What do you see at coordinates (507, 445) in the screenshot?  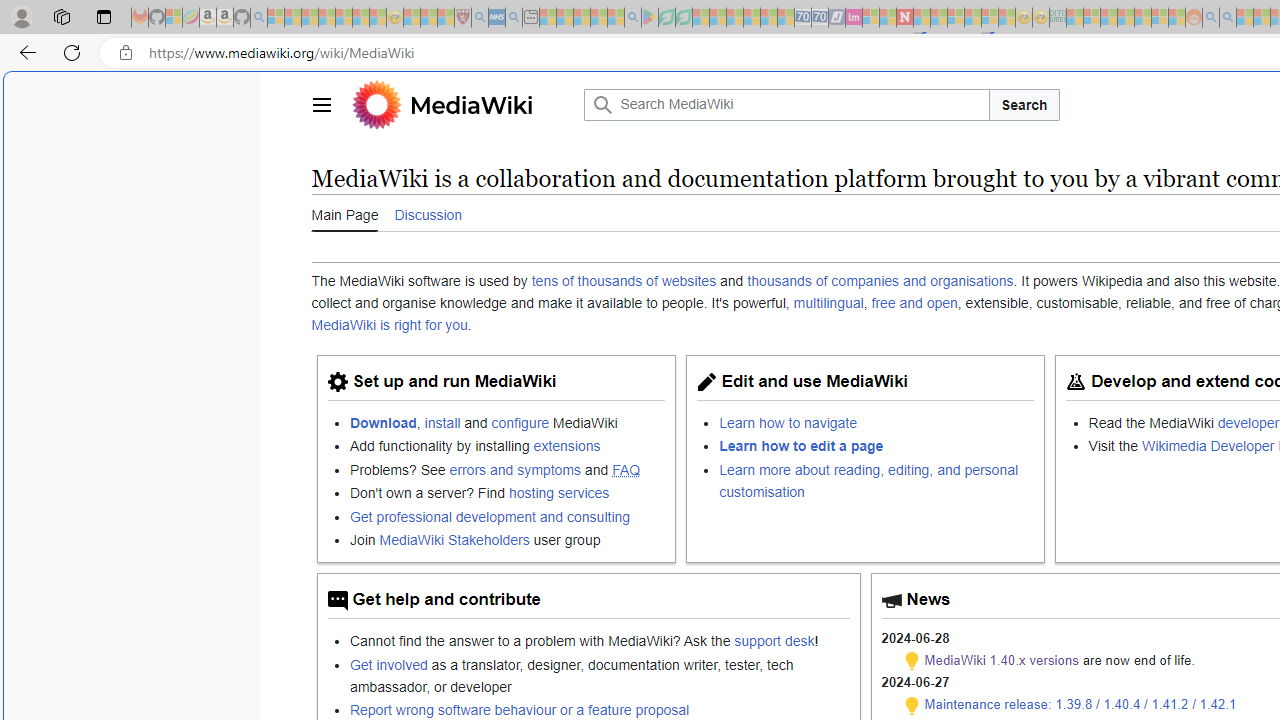 I see `'Add functionality by installing extensions'` at bounding box center [507, 445].